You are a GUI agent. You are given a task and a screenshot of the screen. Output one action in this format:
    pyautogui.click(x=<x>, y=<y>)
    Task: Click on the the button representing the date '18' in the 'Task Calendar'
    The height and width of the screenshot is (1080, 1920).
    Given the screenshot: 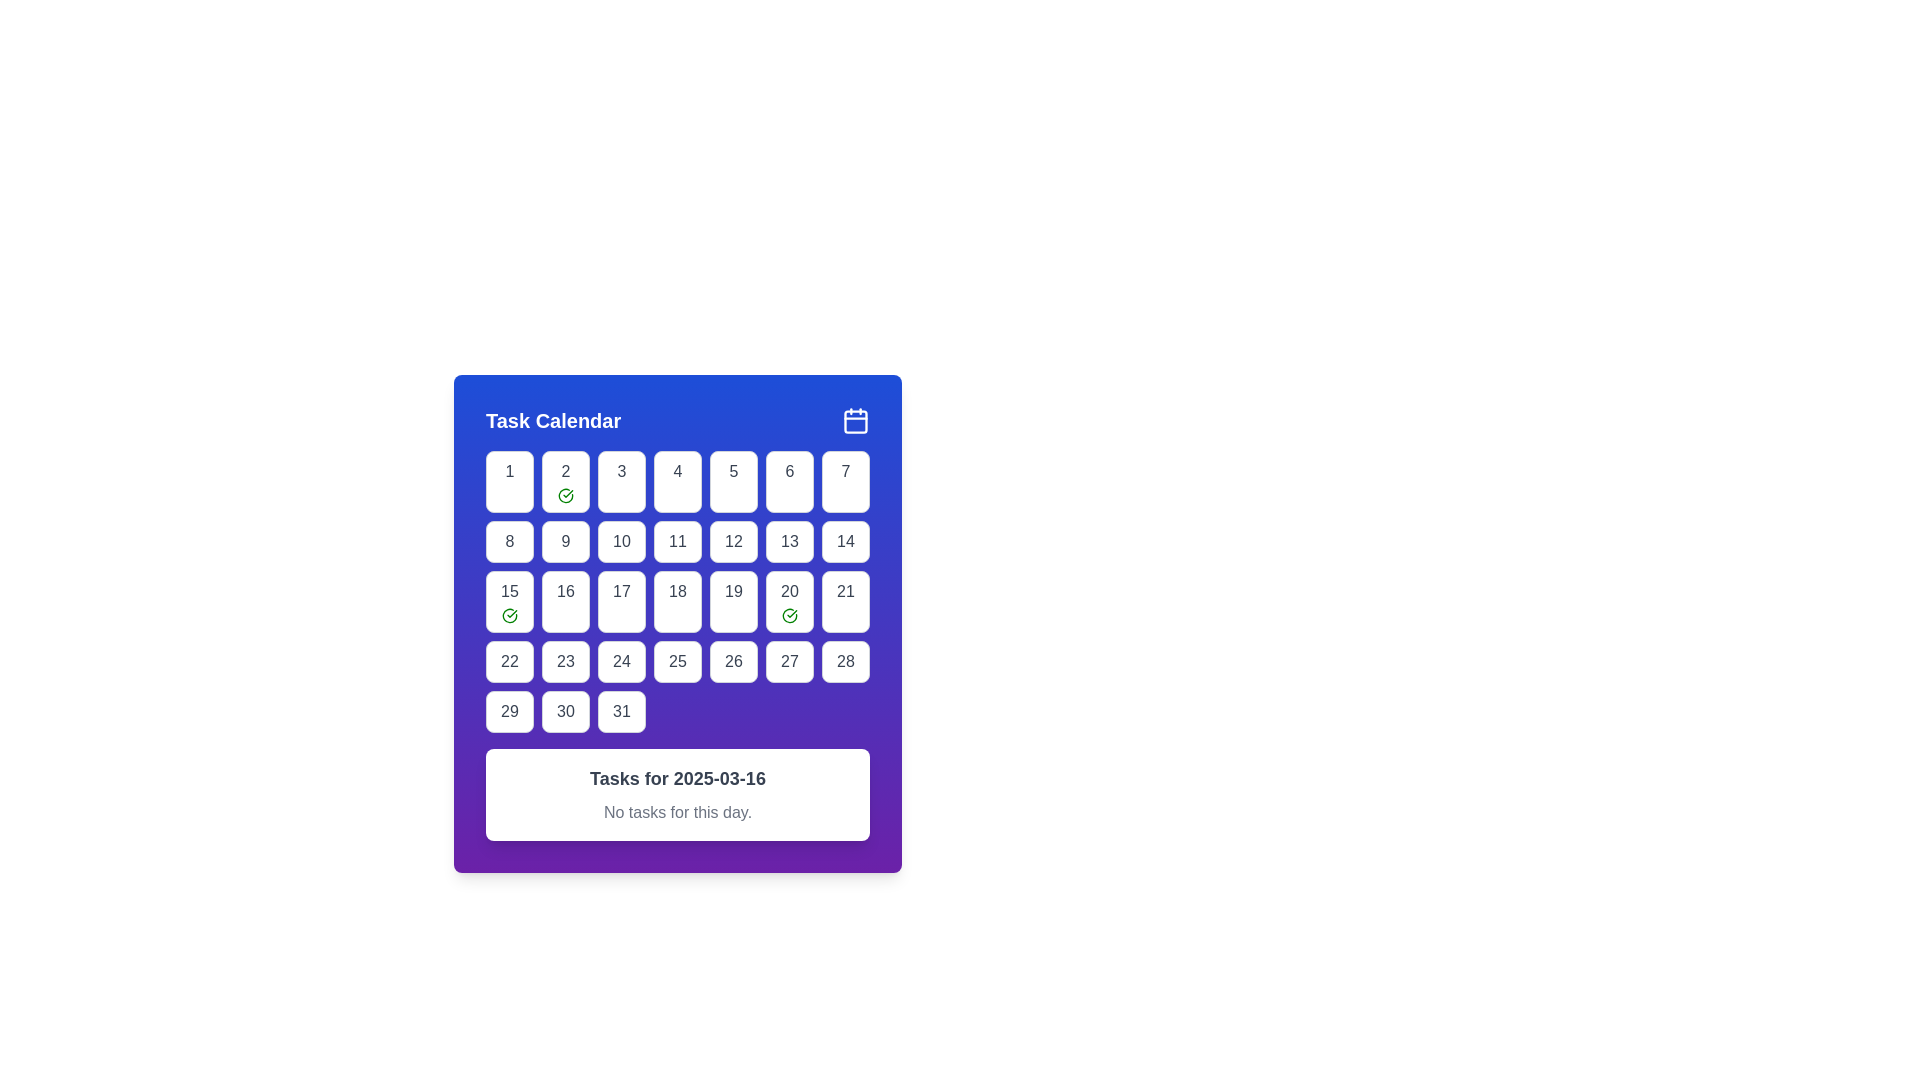 What is the action you would take?
    pyautogui.click(x=677, y=600)
    